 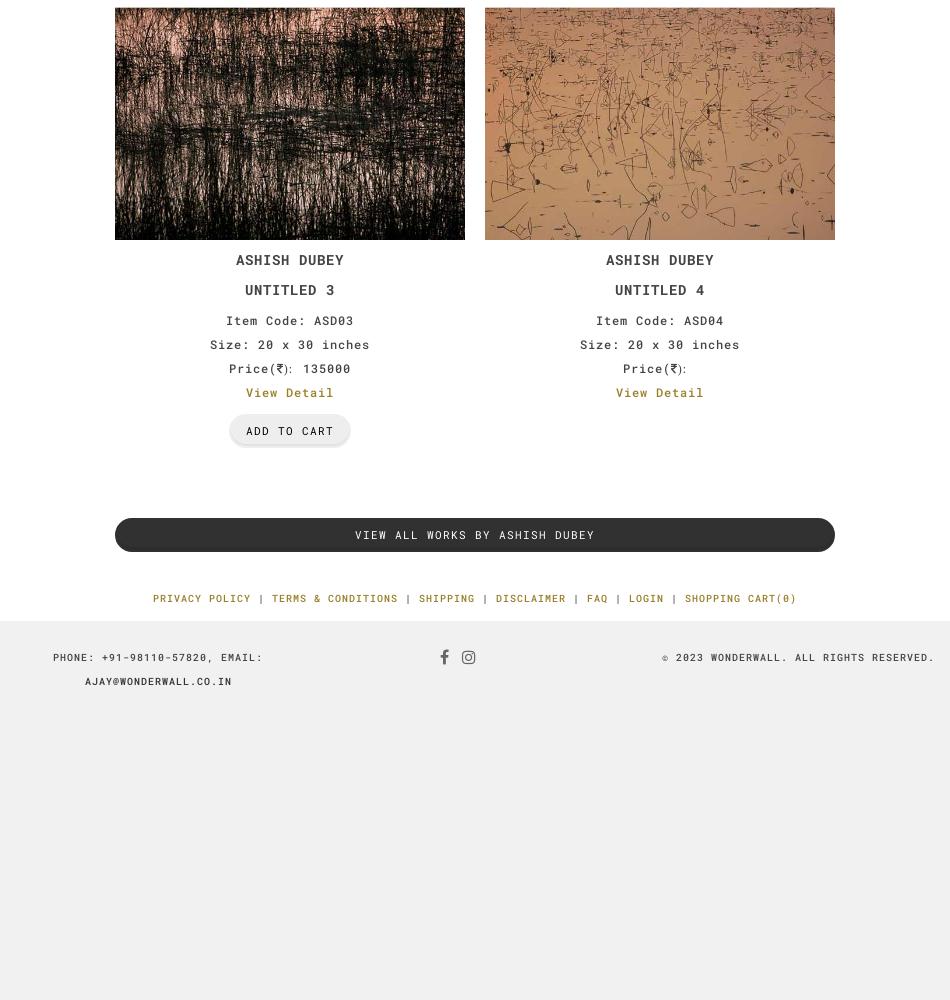 What do you see at coordinates (157, 680) in the screenshot?
I see `'ajay@wonderwall.co.in'` at bounding box center [157, 680].